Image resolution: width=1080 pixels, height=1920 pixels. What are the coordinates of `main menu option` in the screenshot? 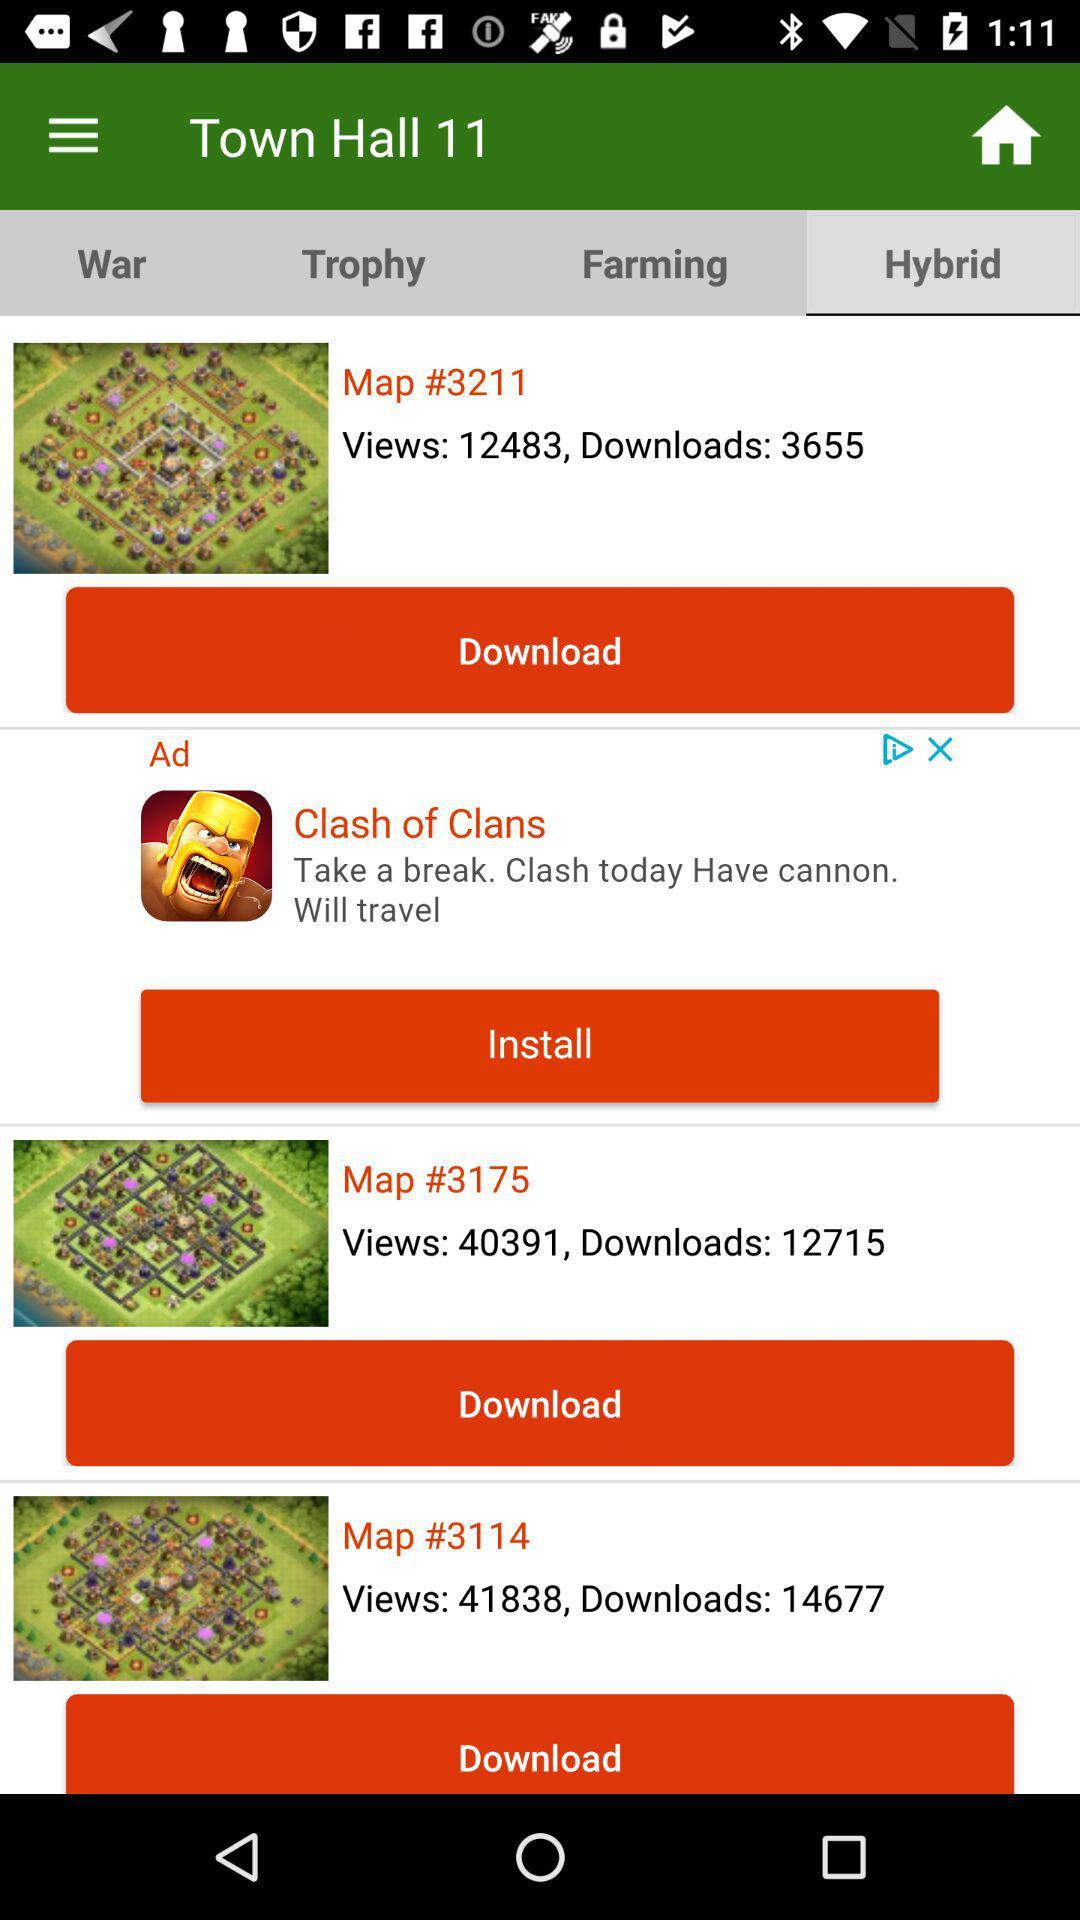 It's located at (72, 135).